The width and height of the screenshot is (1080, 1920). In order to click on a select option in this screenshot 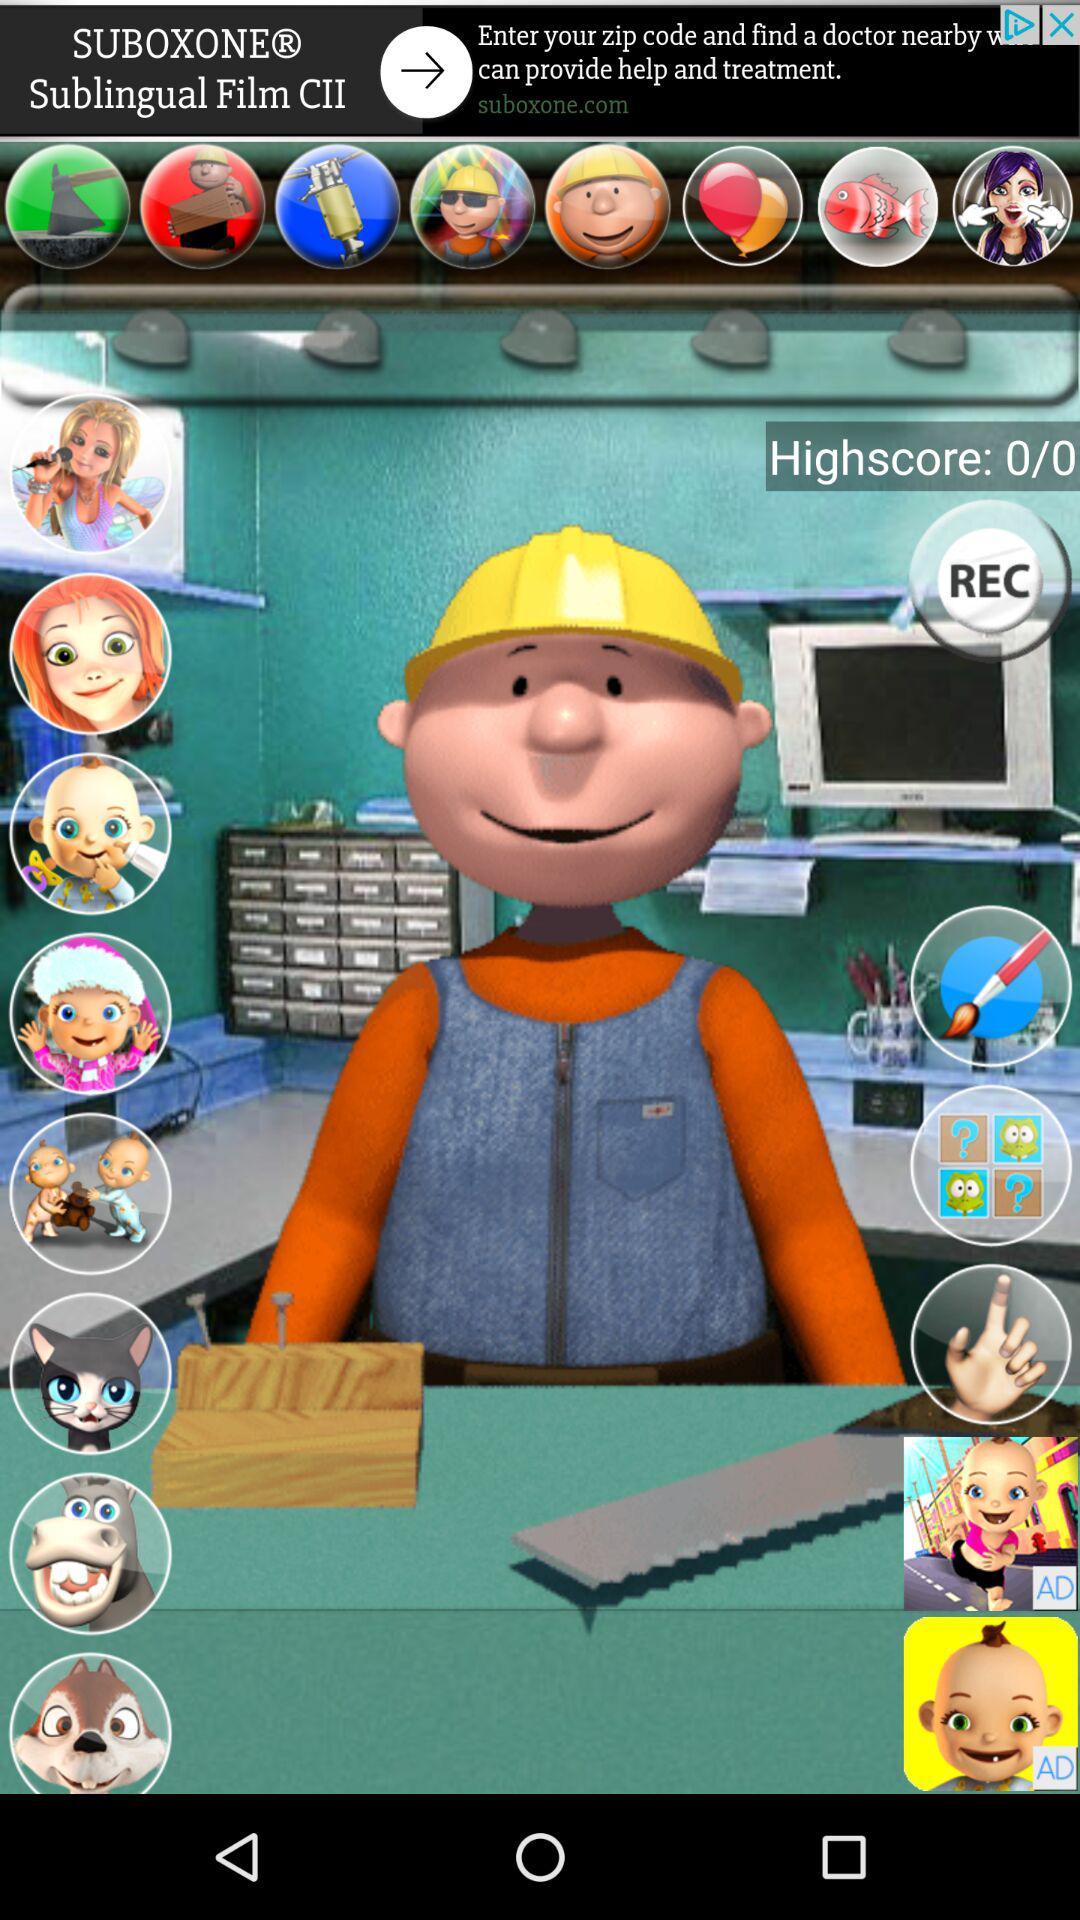, I will do `click(88, 475)`.